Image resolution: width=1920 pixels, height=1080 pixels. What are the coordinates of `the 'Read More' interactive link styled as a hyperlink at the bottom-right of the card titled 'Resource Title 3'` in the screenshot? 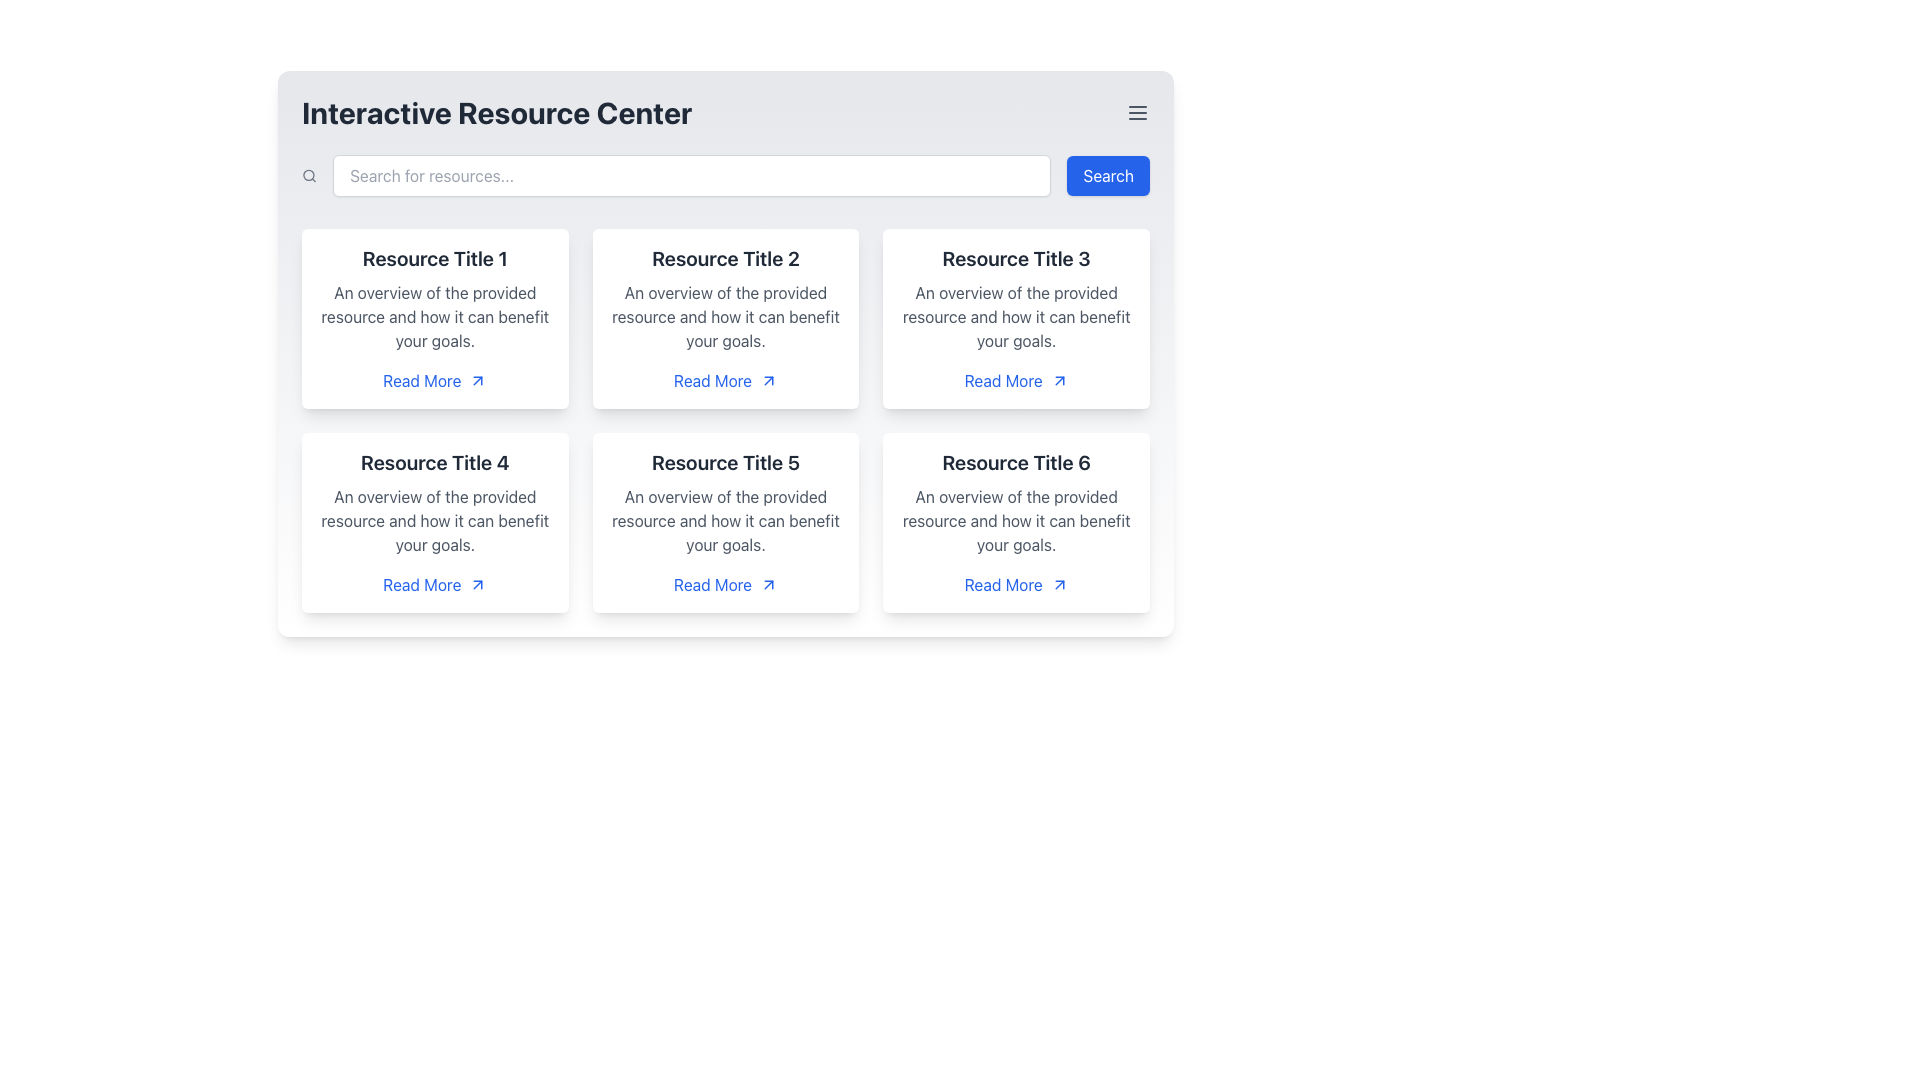 It's located at (1016, 381).